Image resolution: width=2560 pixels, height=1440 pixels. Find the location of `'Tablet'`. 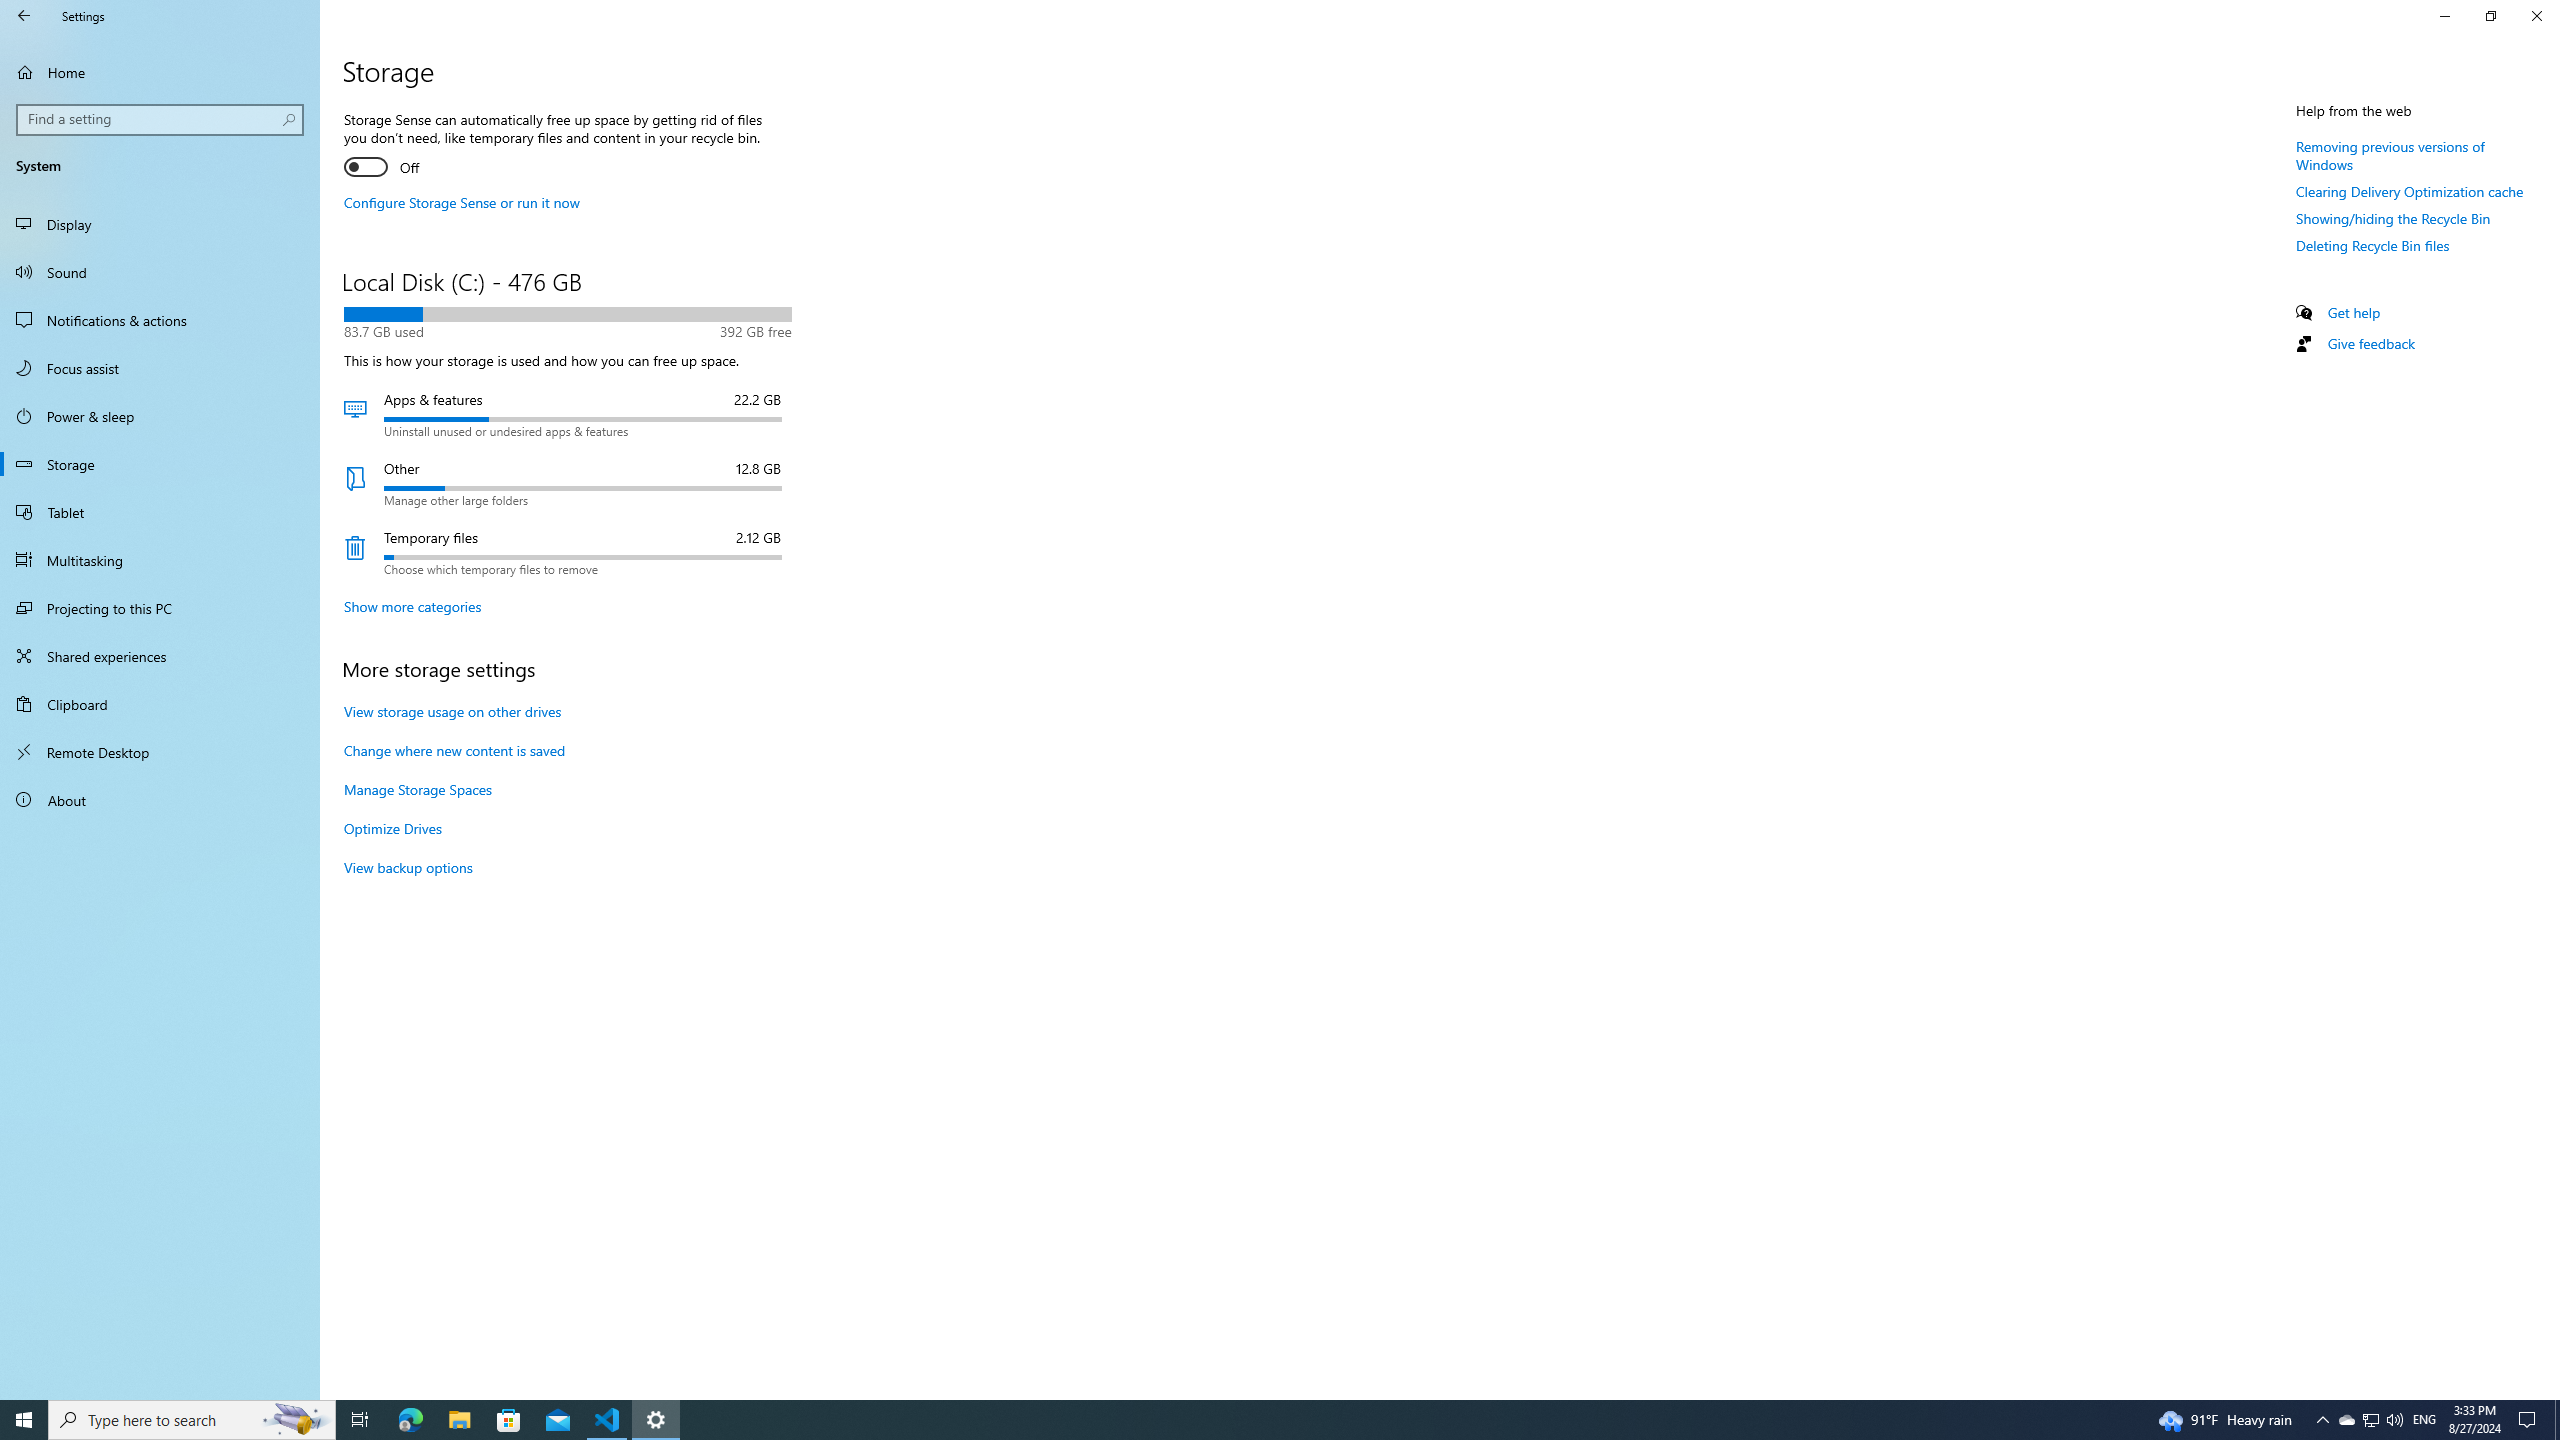

'Tablet' is located at coordinates (159, 510).